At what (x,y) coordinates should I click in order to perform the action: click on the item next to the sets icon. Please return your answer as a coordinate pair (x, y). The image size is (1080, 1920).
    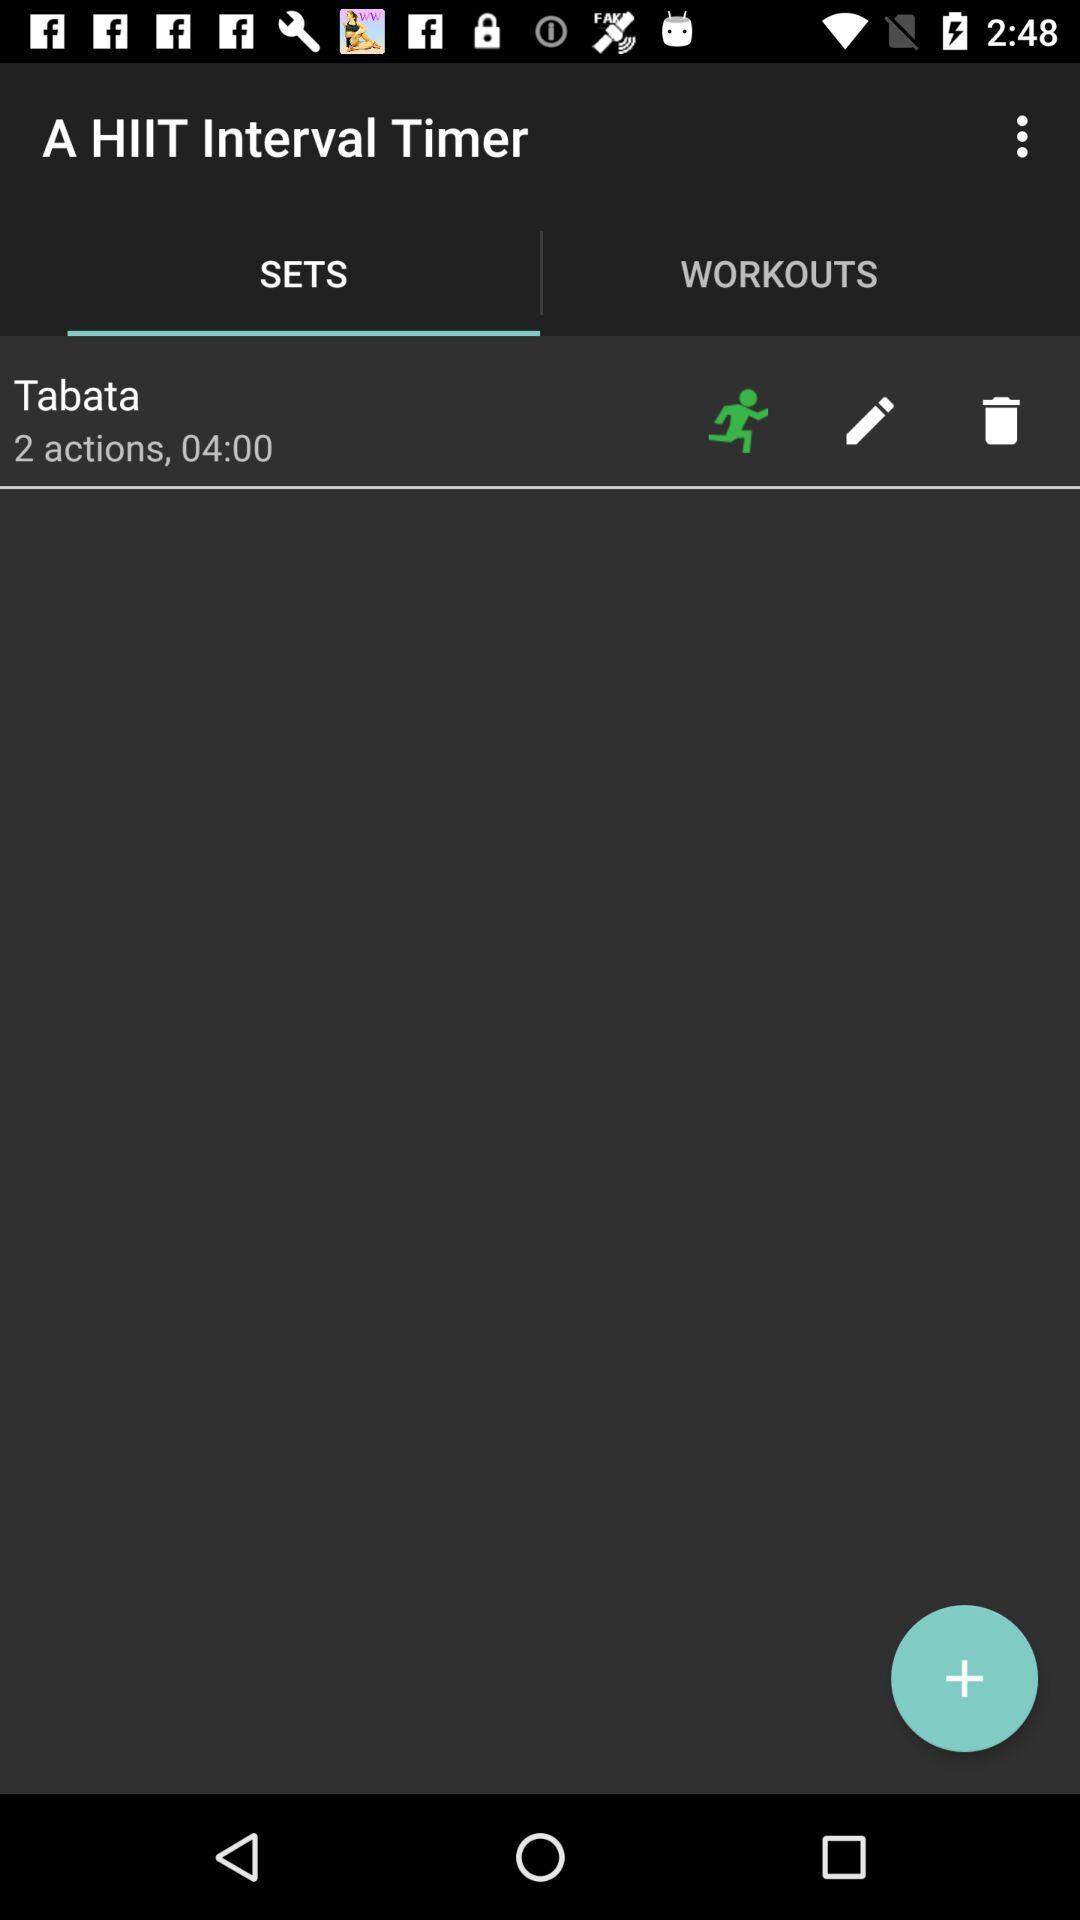
    Looking at the image, I should click on (738, 419).